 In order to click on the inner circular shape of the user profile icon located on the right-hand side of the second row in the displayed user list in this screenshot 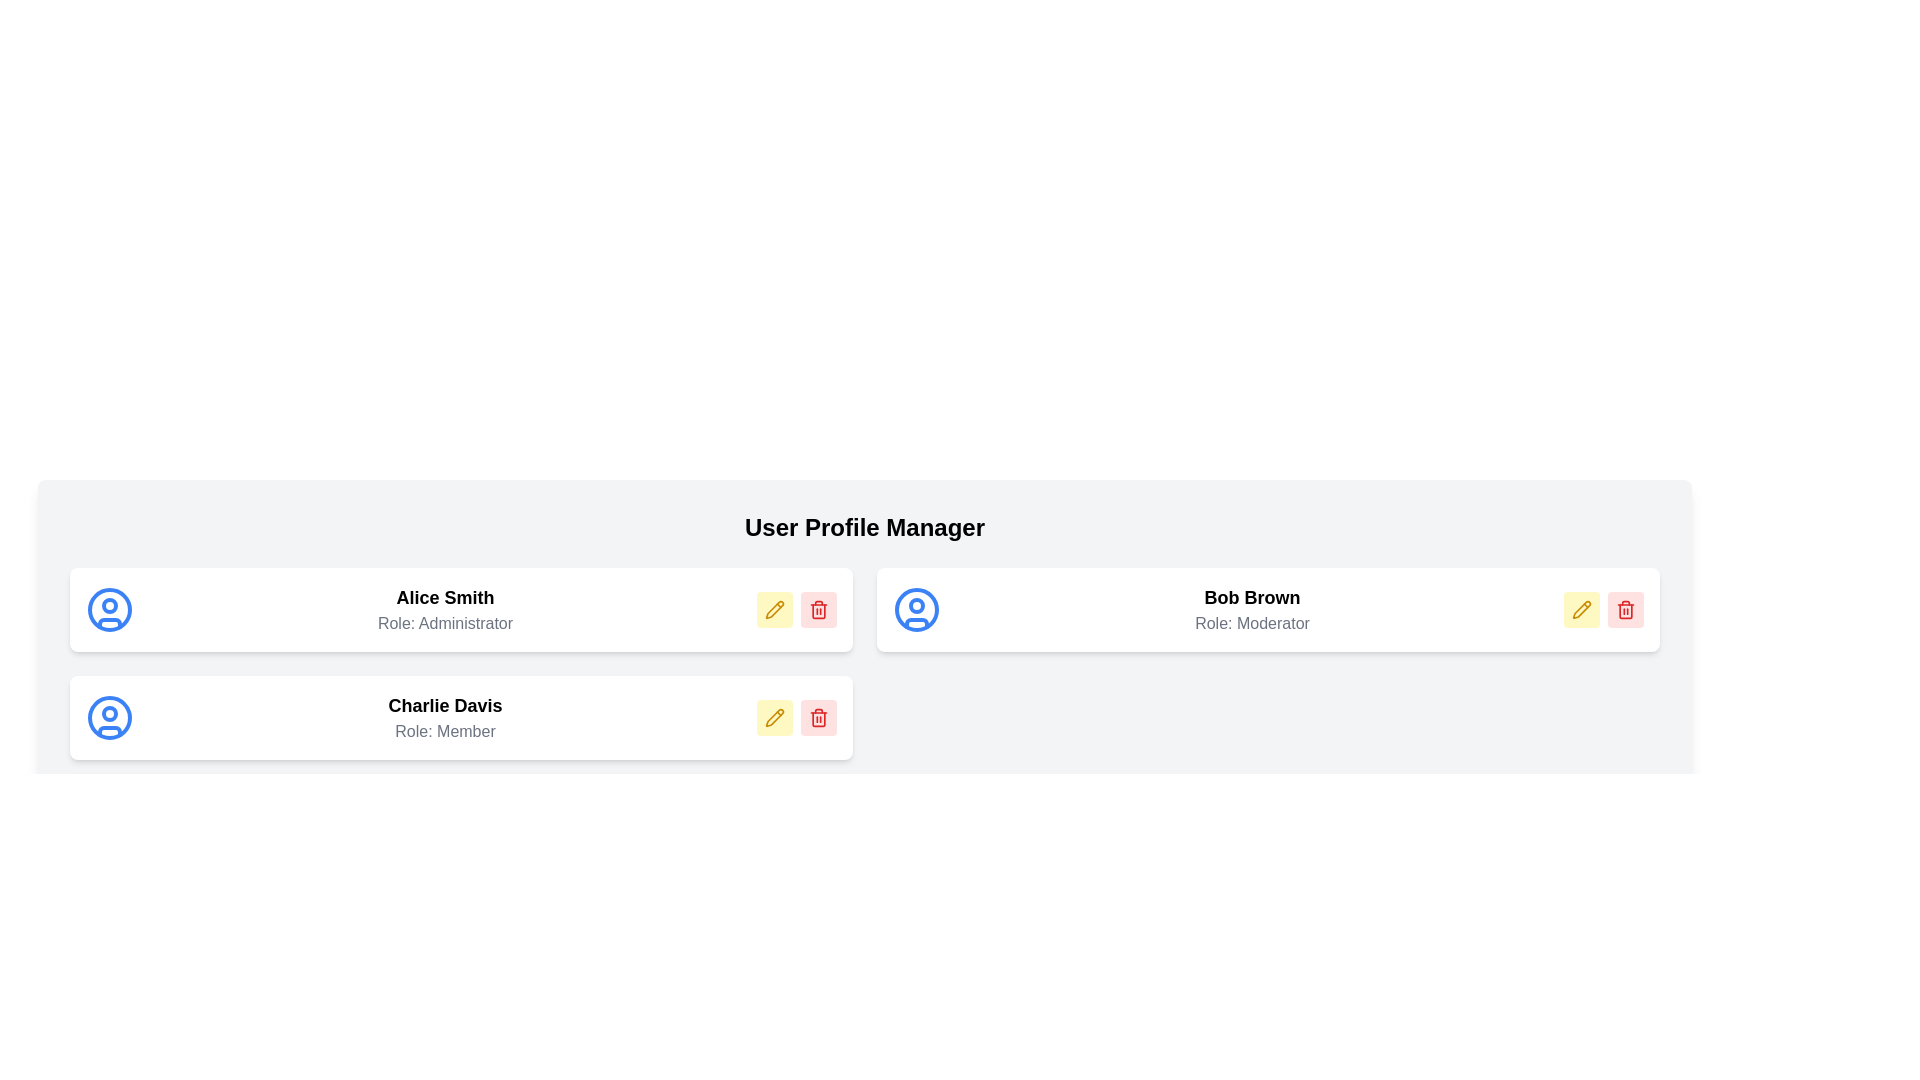, I will do `click(915, 604)`.